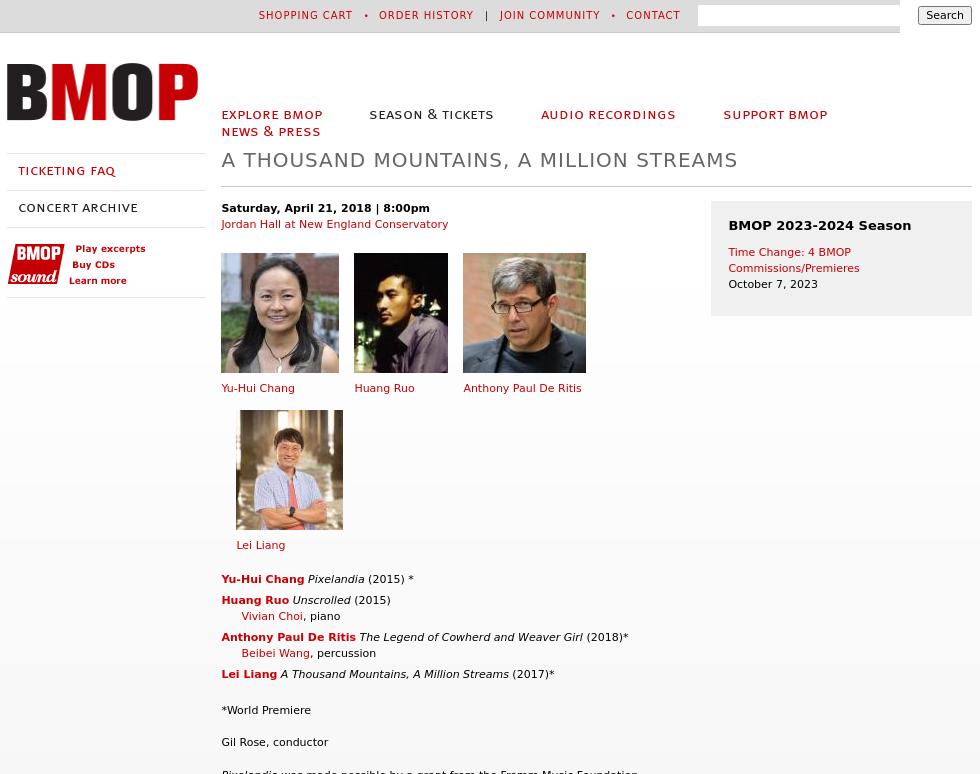  I want to click on 'Huang Ruo', so click(254, 598).